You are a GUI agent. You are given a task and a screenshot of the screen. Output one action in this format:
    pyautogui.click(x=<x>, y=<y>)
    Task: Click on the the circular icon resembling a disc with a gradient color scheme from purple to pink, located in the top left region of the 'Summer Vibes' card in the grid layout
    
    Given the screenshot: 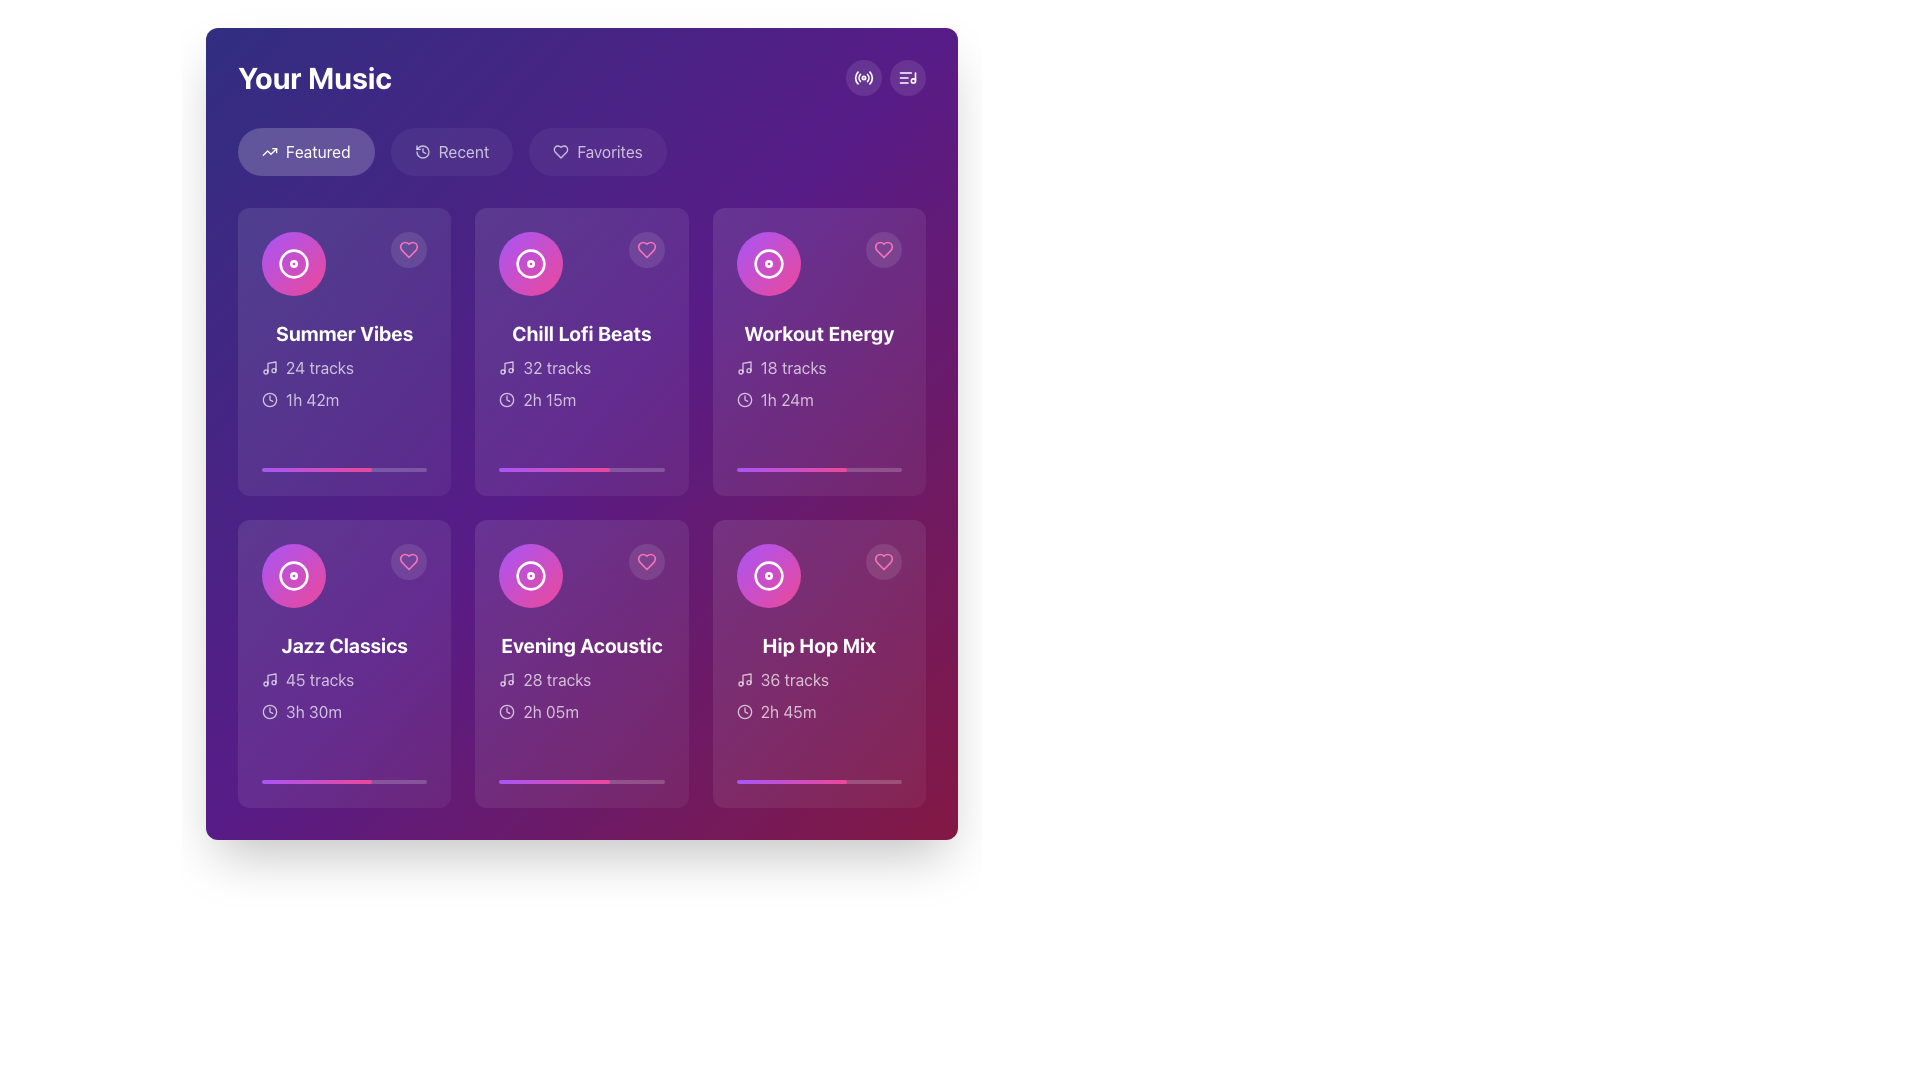 What is the action you would take?
    pyautogui.click(x=292, y=262)
    